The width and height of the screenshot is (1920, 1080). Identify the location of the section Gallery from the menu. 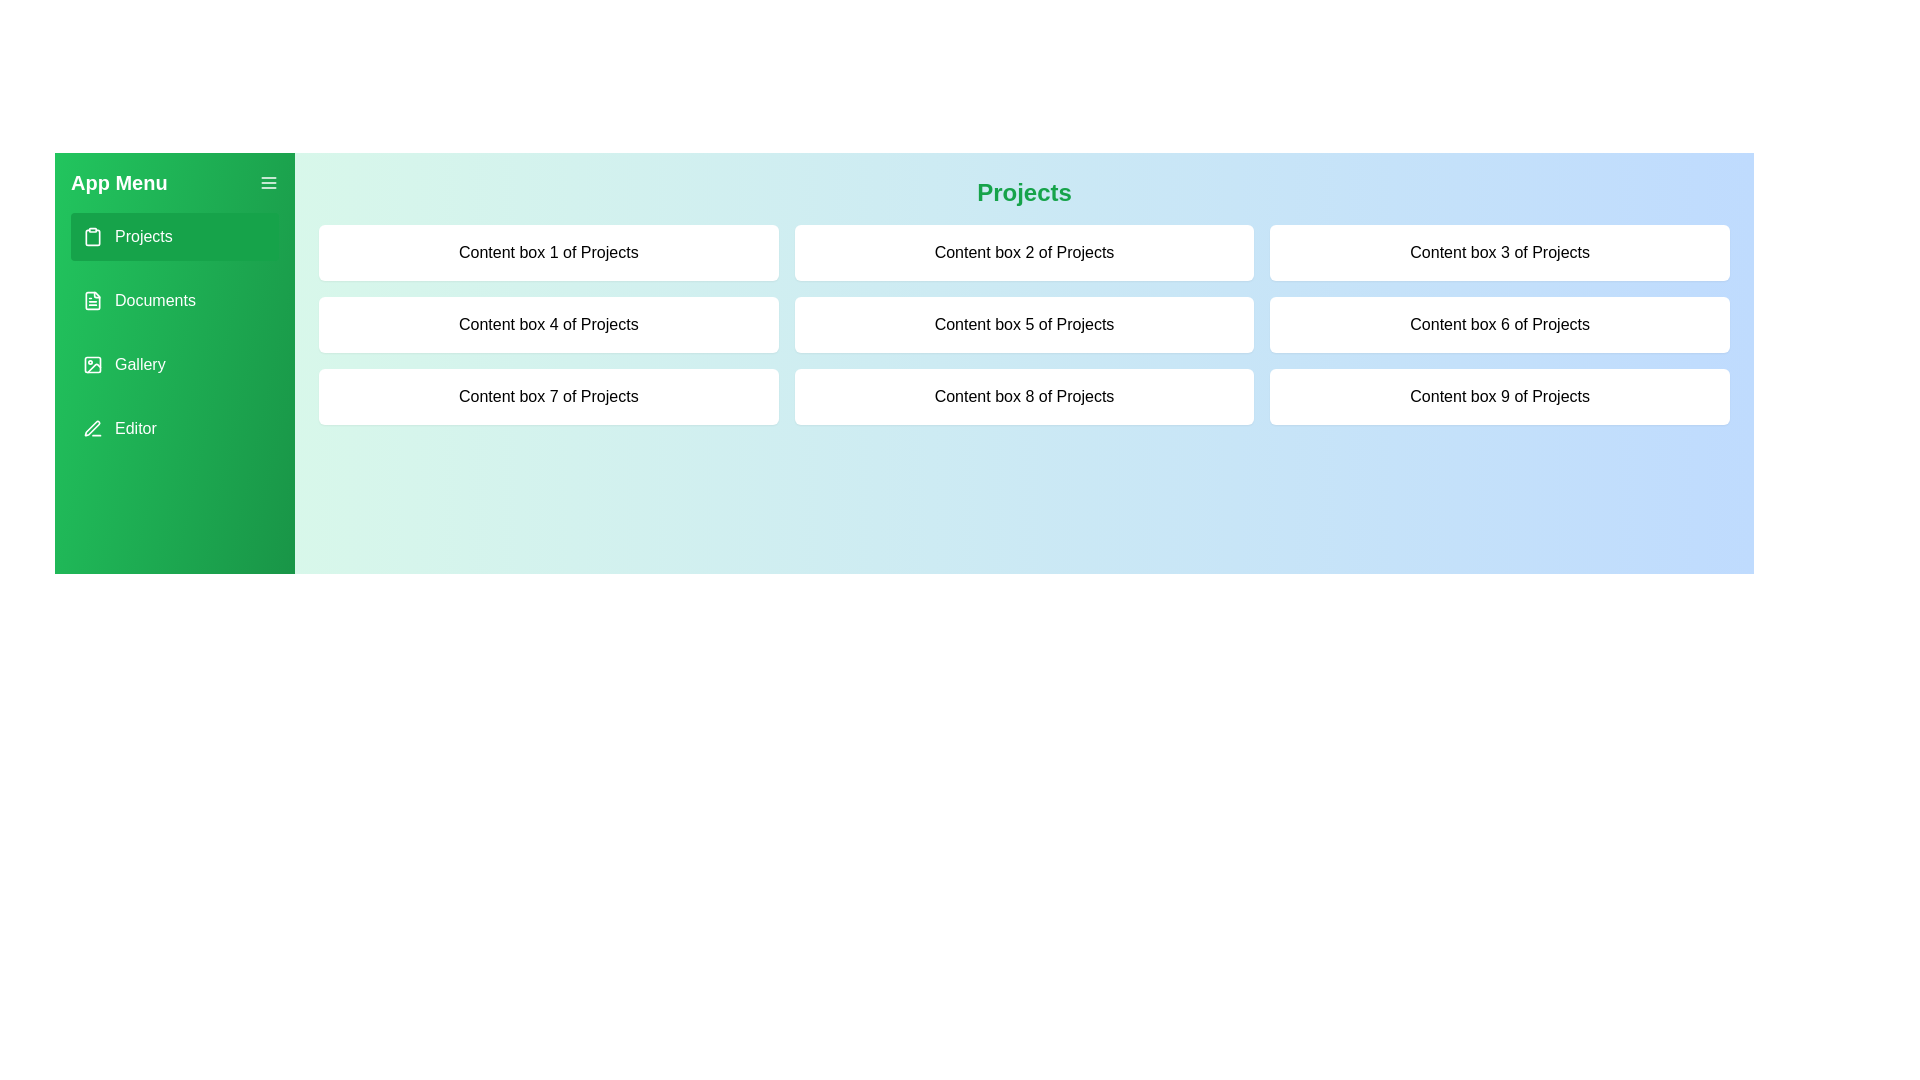
(174, 365).